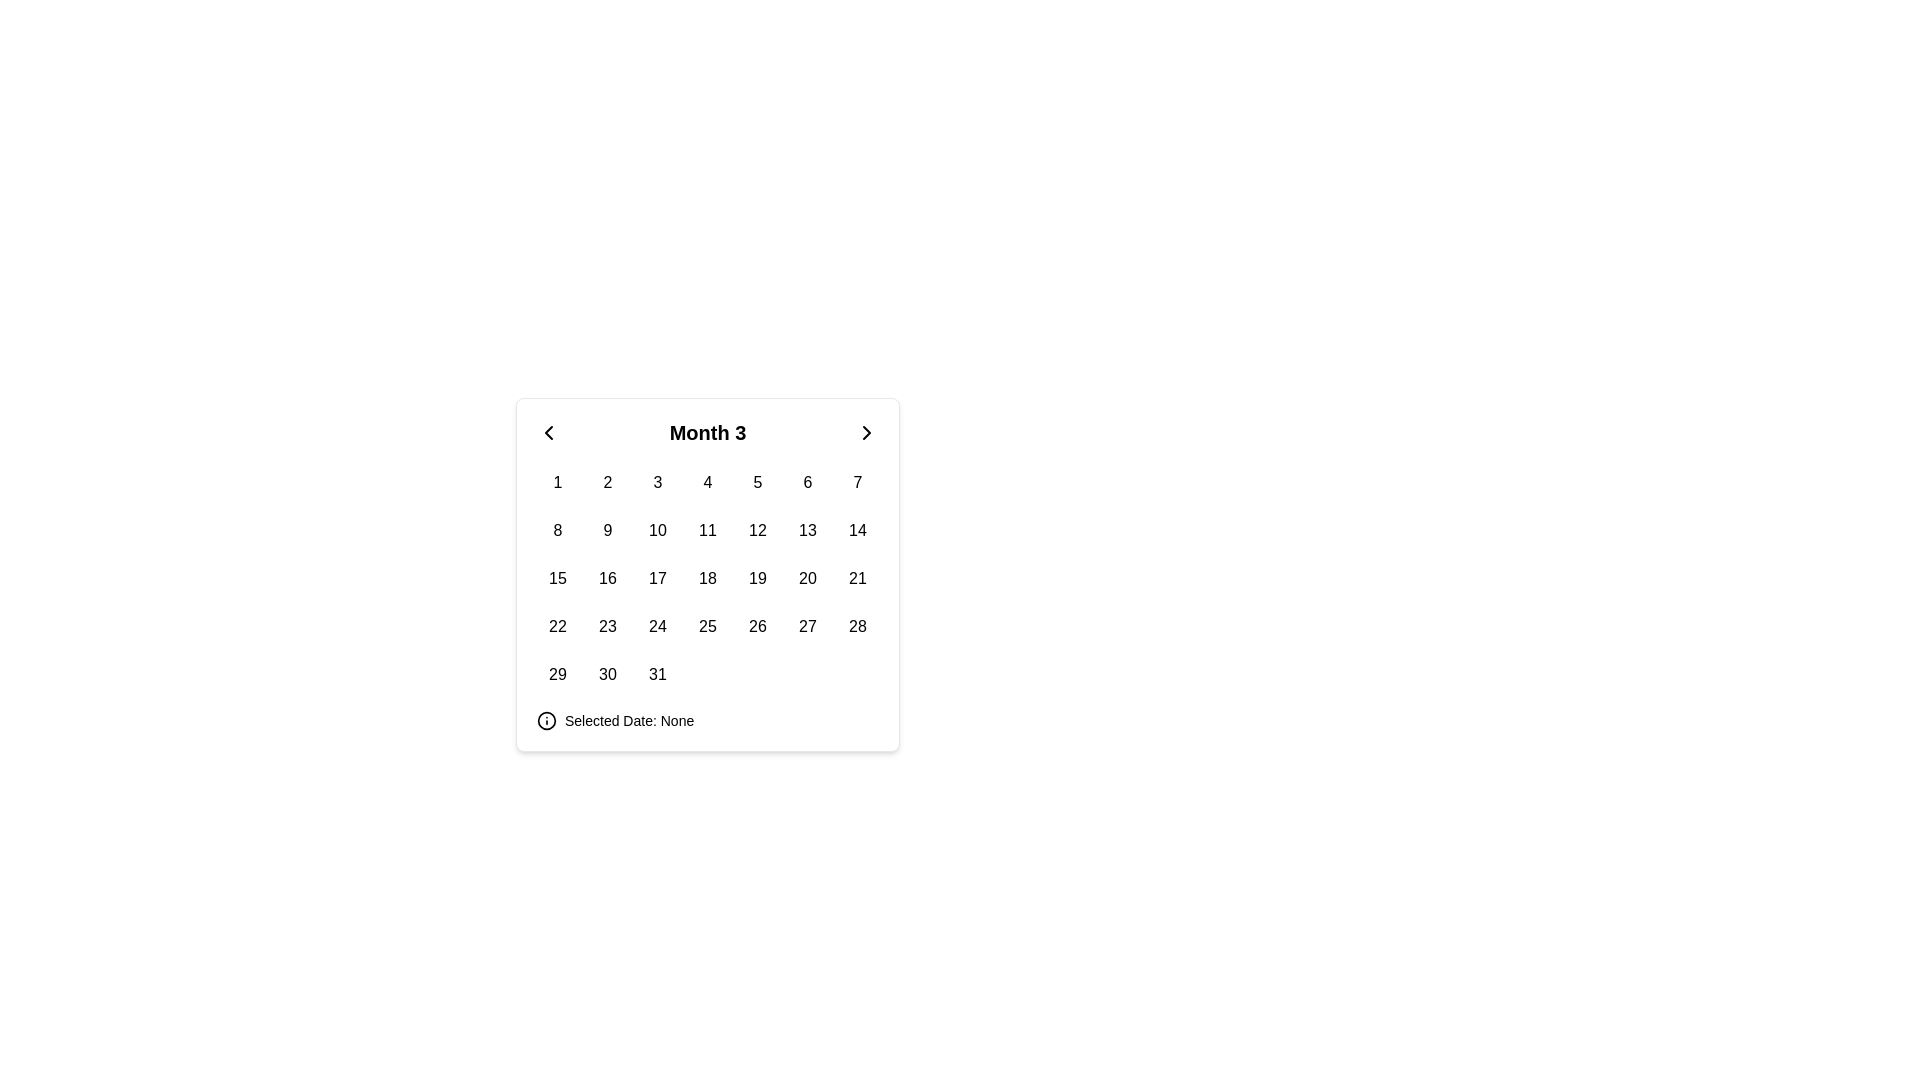 This screenshot has width=1920, height=1080. I want to click on the selectable calendar date located in the fourth row and second column of the calendar grid below the 'Month 3' header, so click(607, 626).